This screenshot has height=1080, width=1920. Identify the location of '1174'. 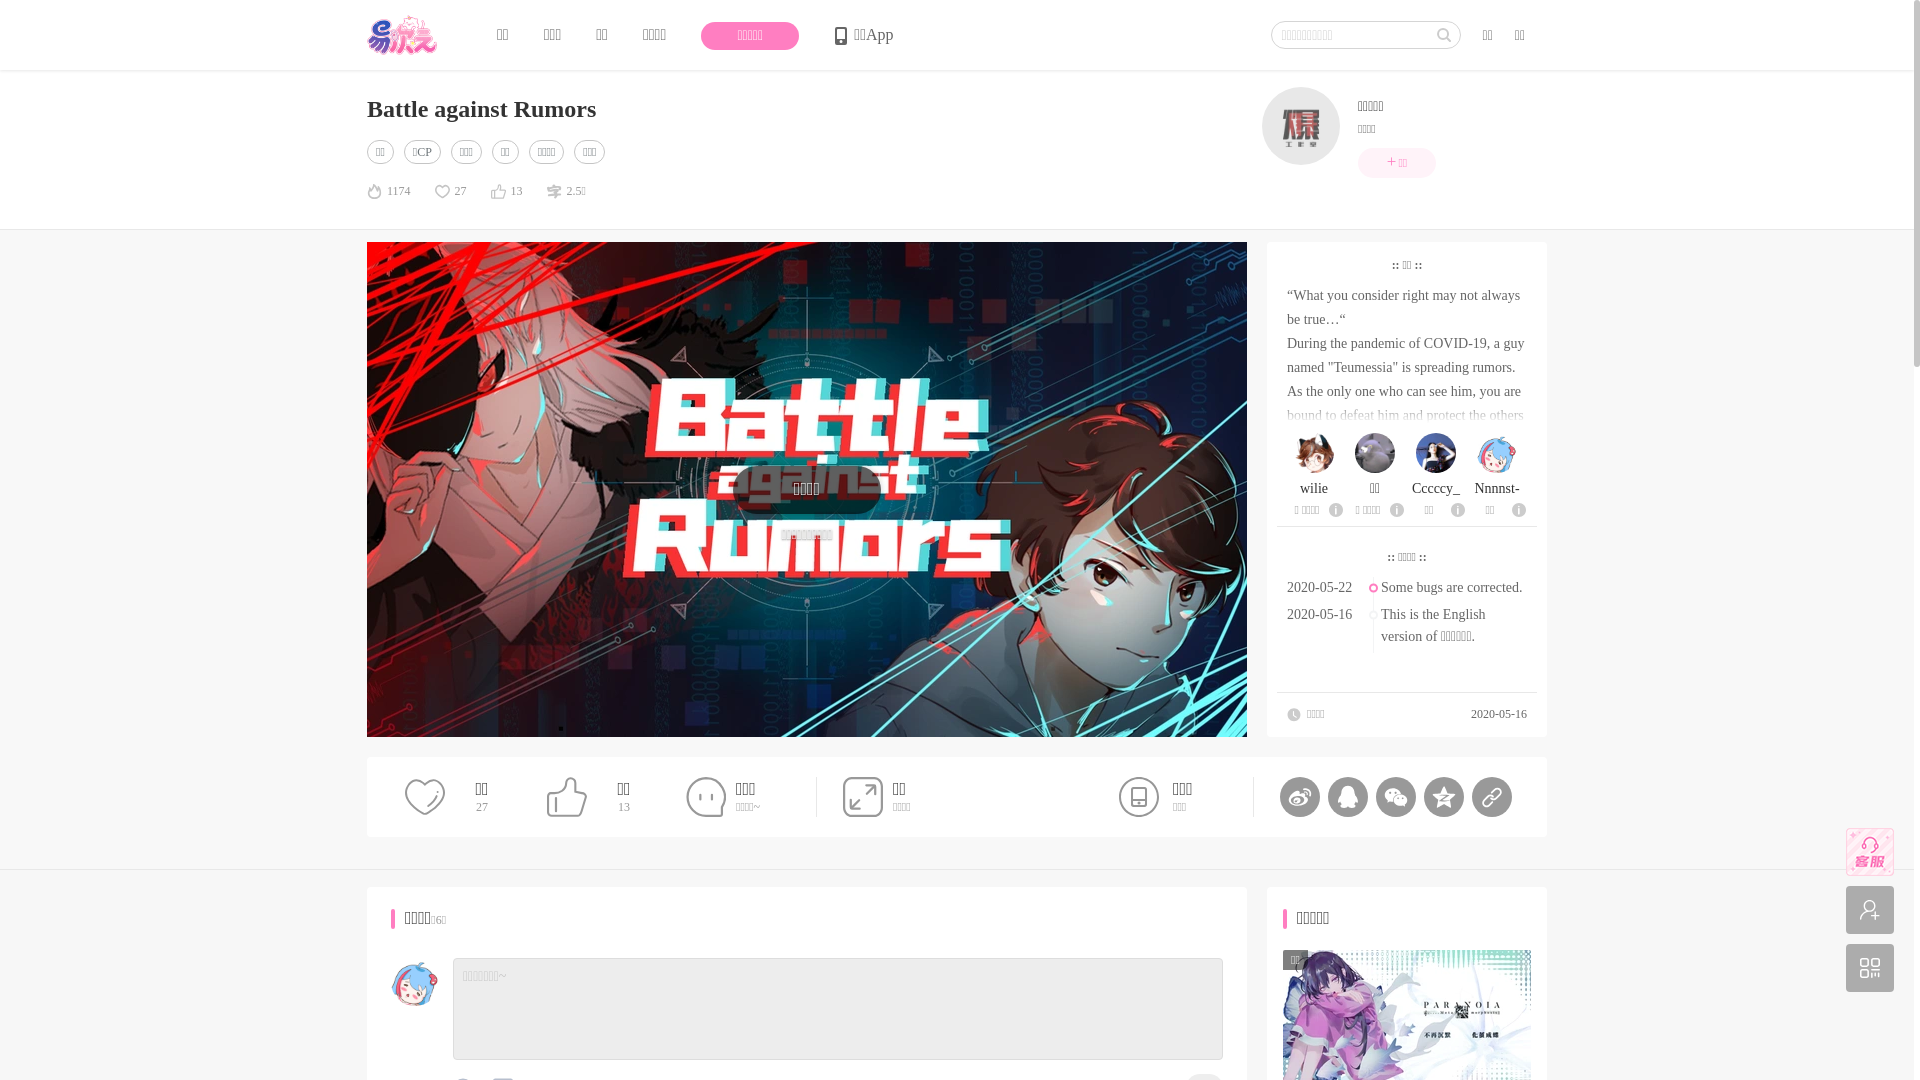
(388, 191).